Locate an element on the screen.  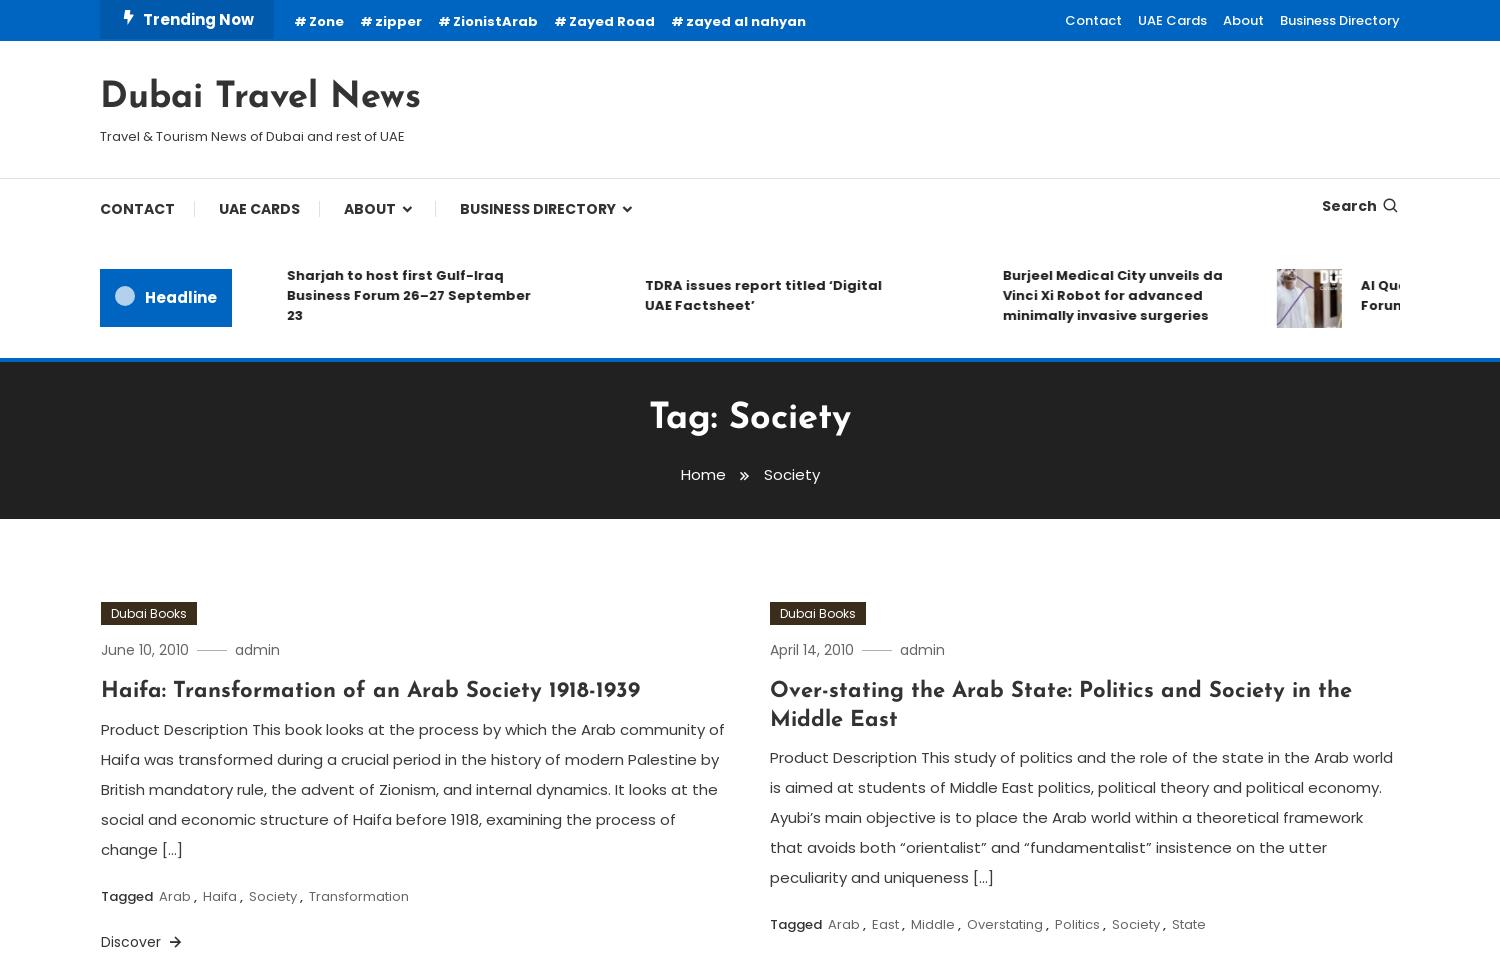
'ZionistArab' is located at coordinates (494, 20).